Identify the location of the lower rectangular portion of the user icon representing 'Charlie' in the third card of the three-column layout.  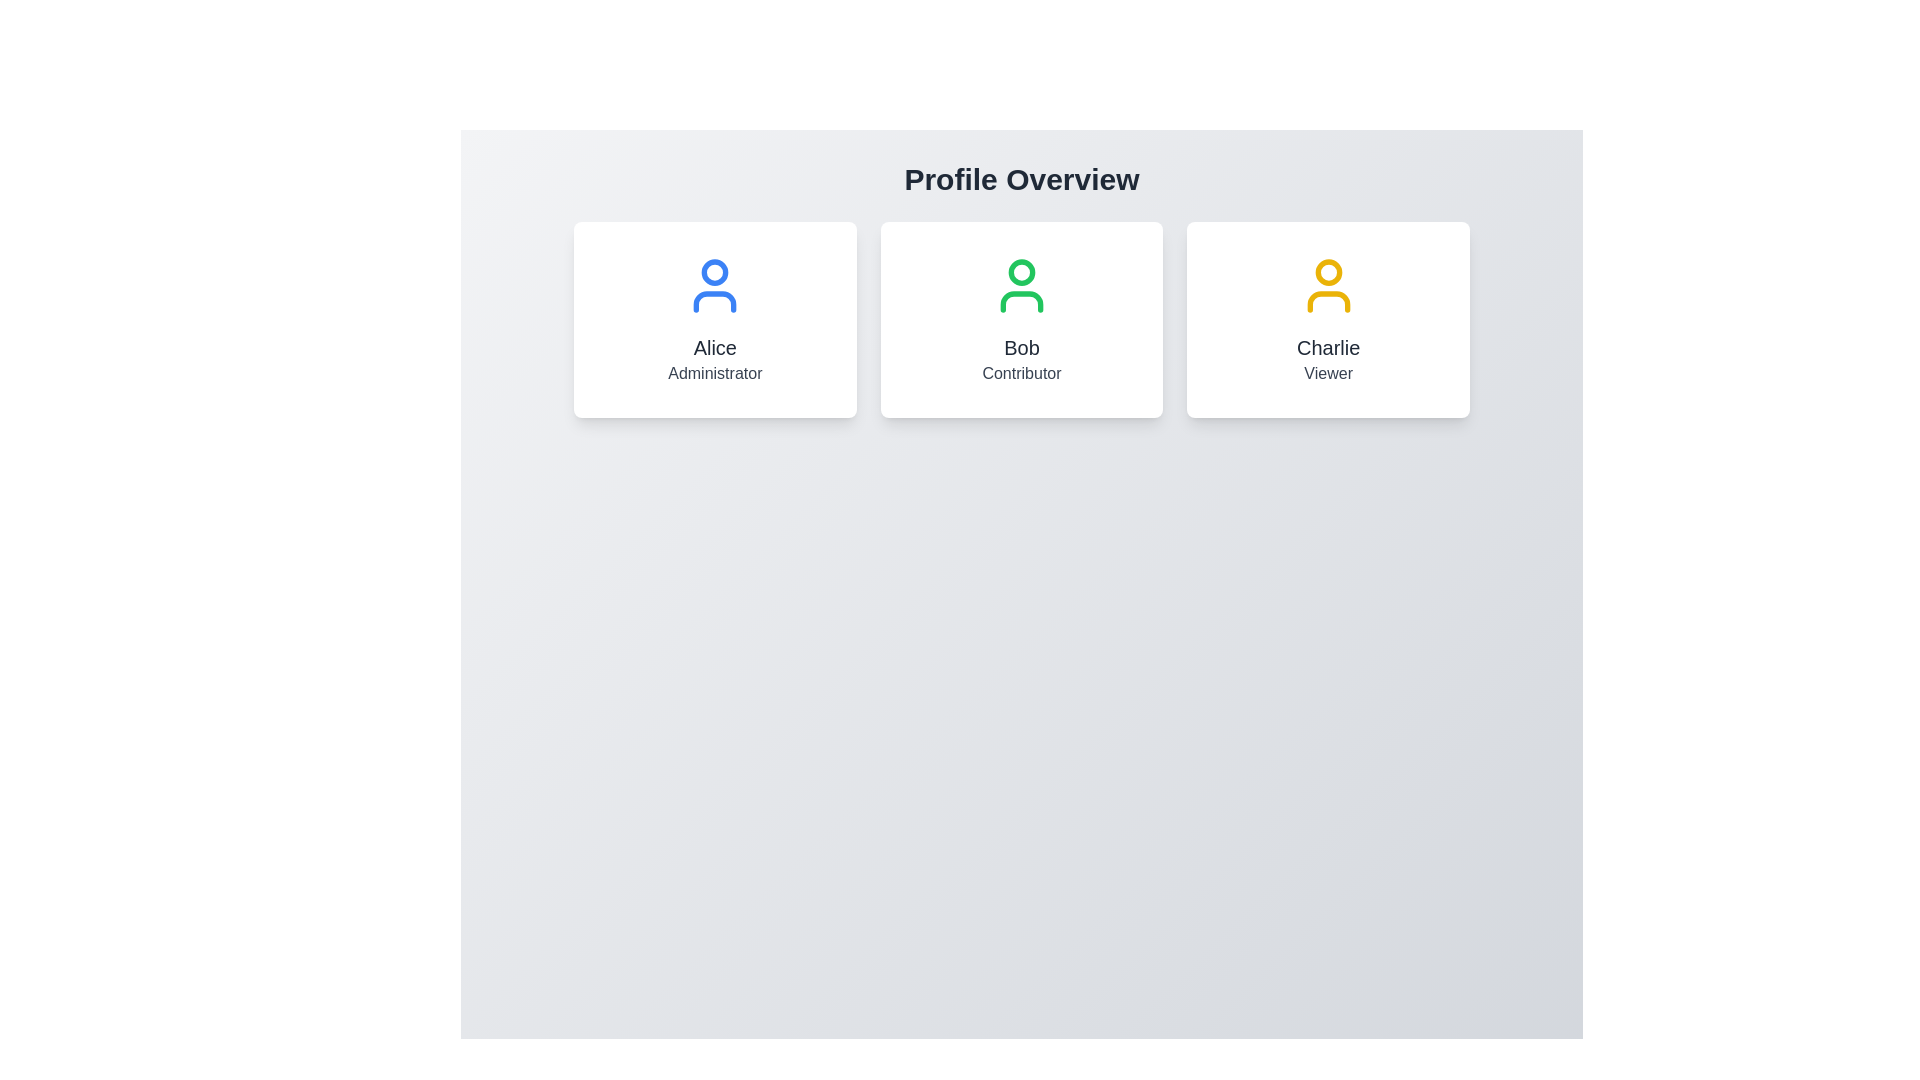
(1328, 301).